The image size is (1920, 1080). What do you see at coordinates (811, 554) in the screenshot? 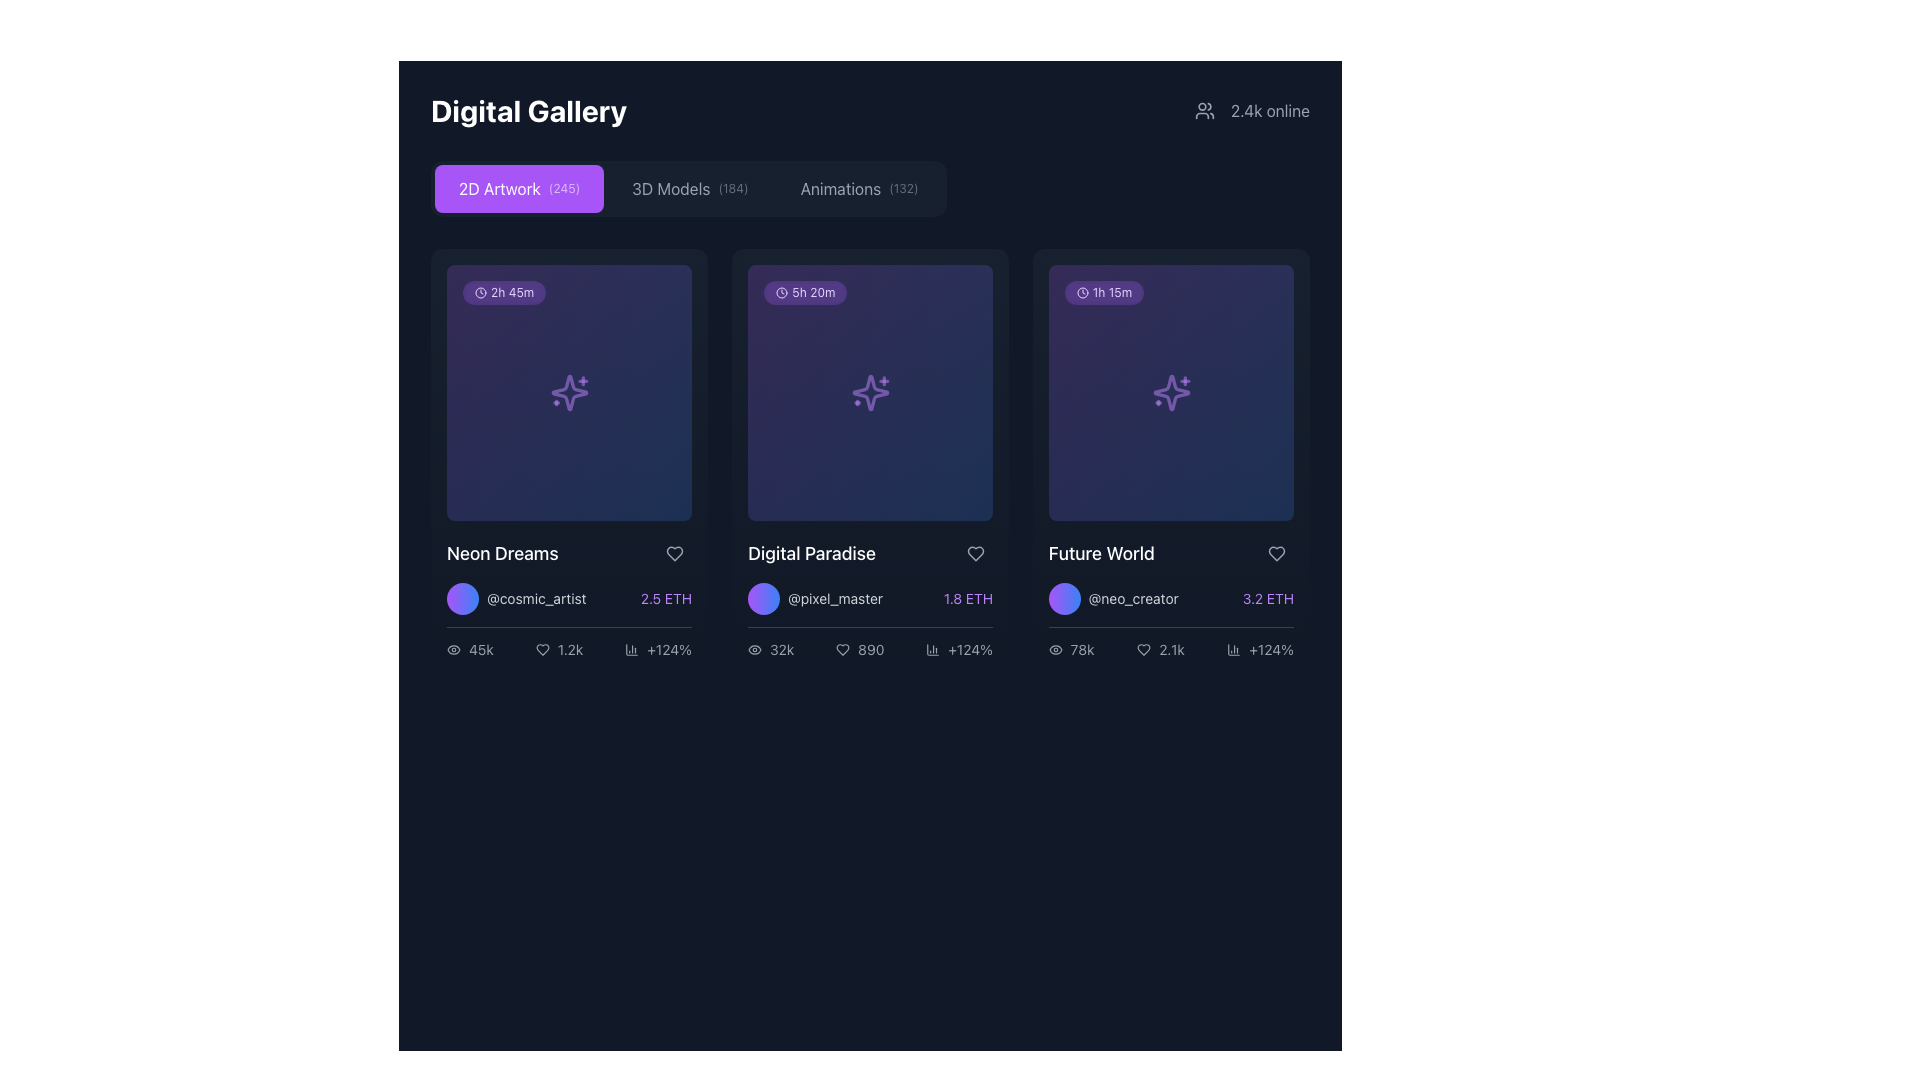
I see `the text label that serves as the title or name of a digital item, positioned in the middle column of three horizontally arranged cards` at bounding box center [811, 554].